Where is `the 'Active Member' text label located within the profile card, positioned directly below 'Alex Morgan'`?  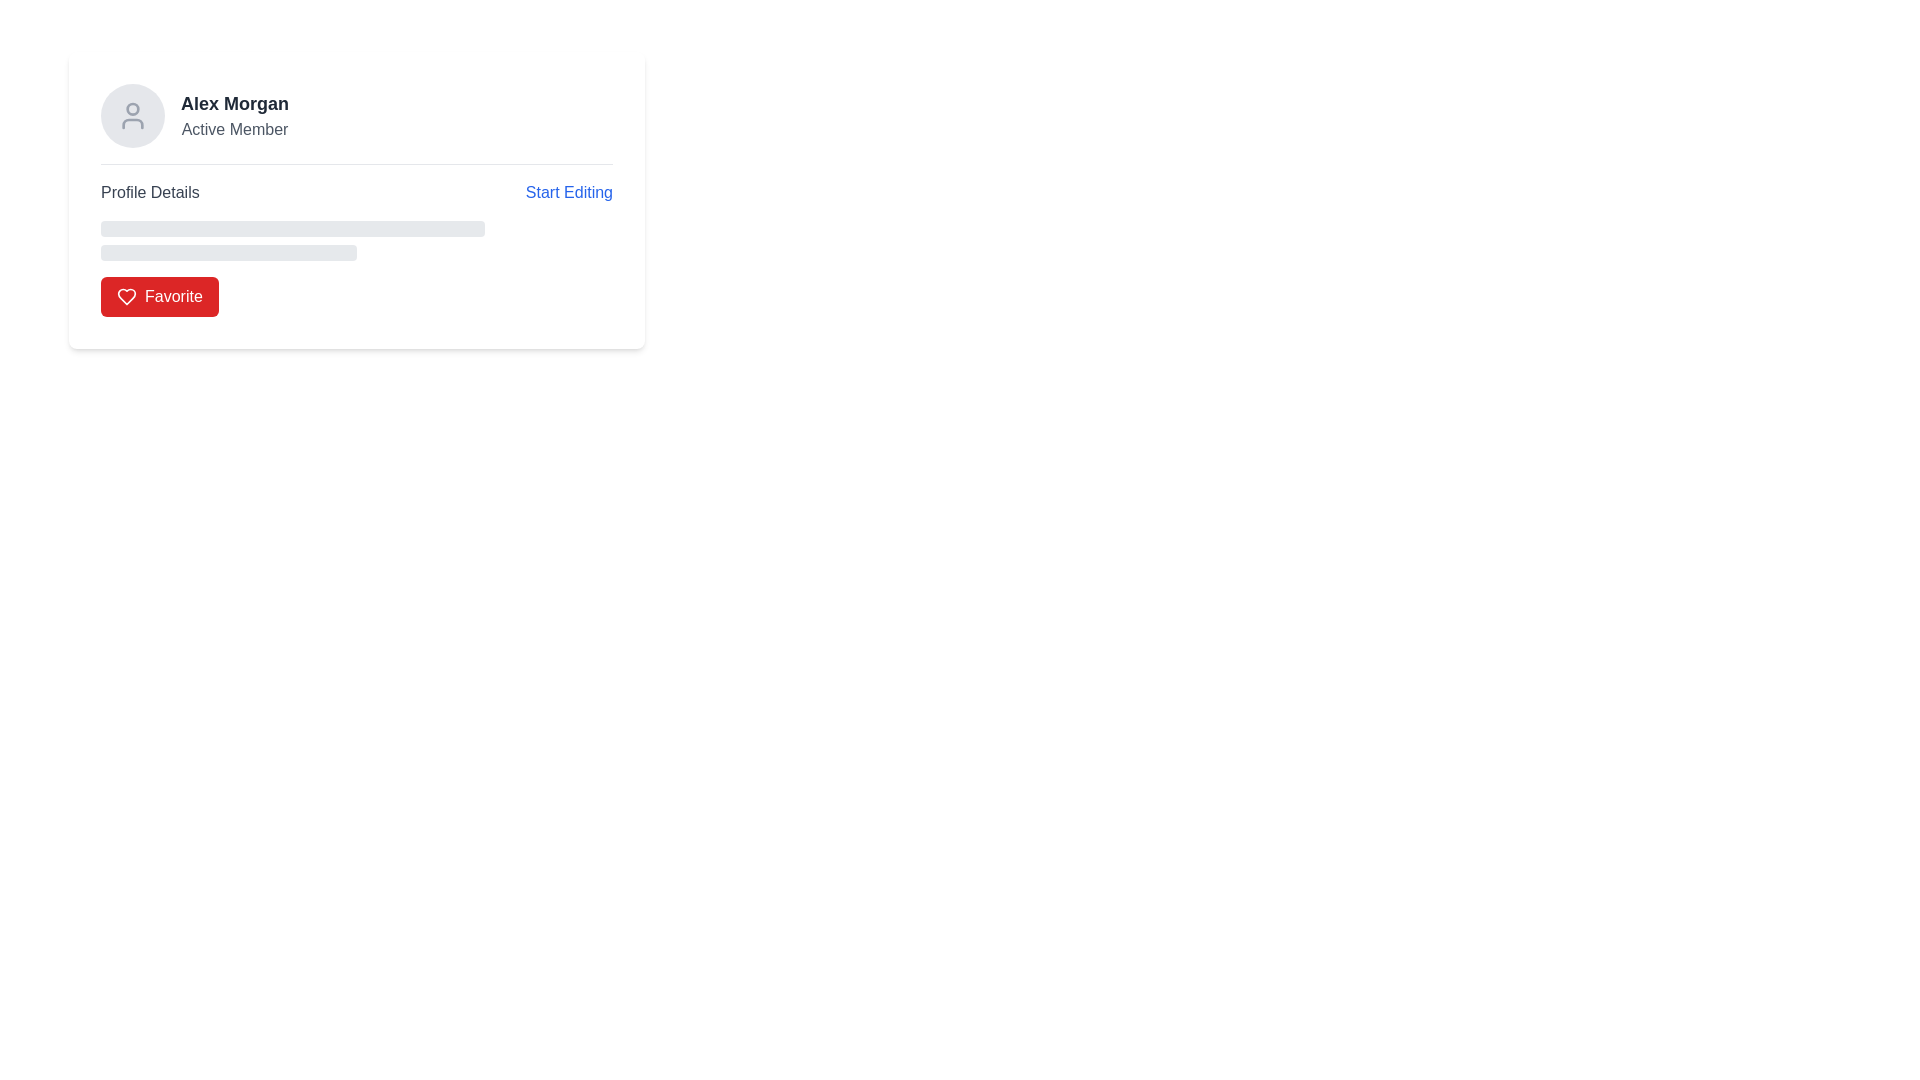
the 'Active Member' text label located within the profile card, positioned directly below 'Alex Morgan' is located at coordinates (235, 130).